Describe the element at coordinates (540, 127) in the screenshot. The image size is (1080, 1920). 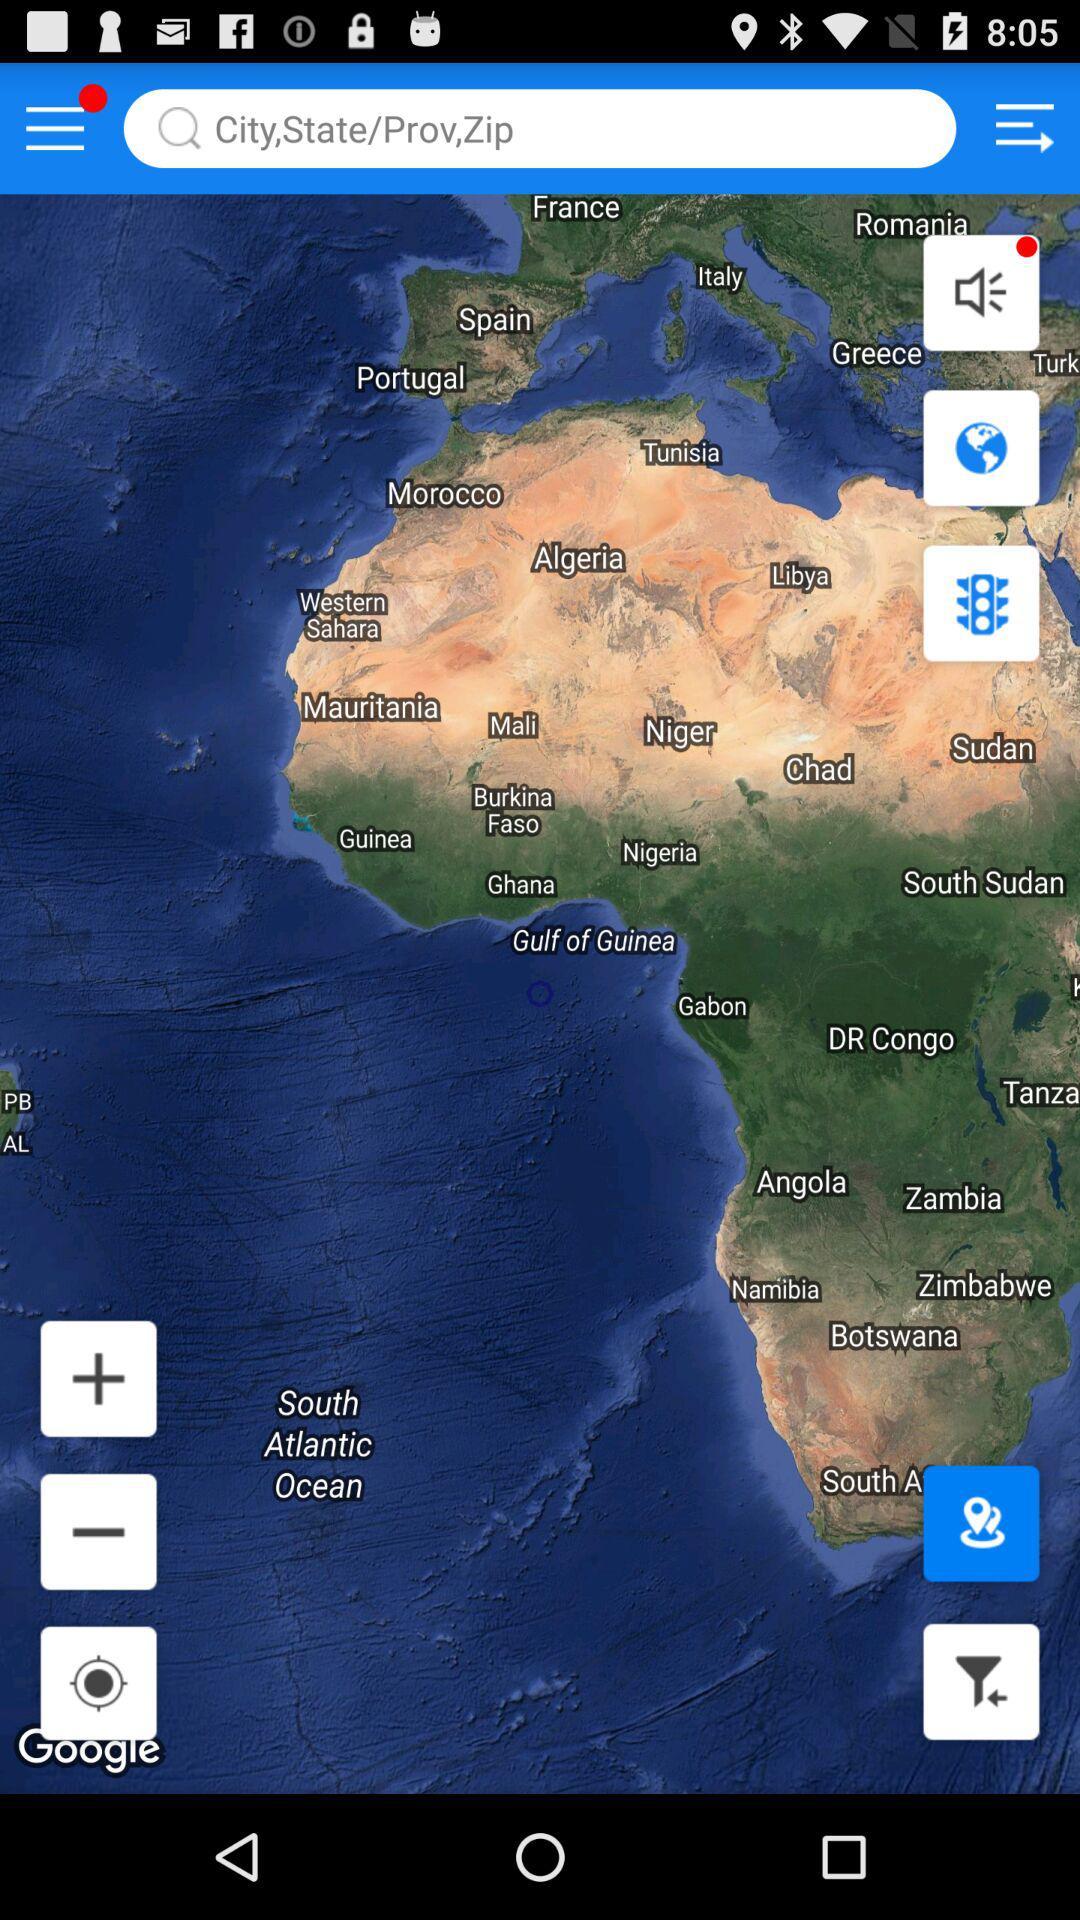
I see `search` at that location.